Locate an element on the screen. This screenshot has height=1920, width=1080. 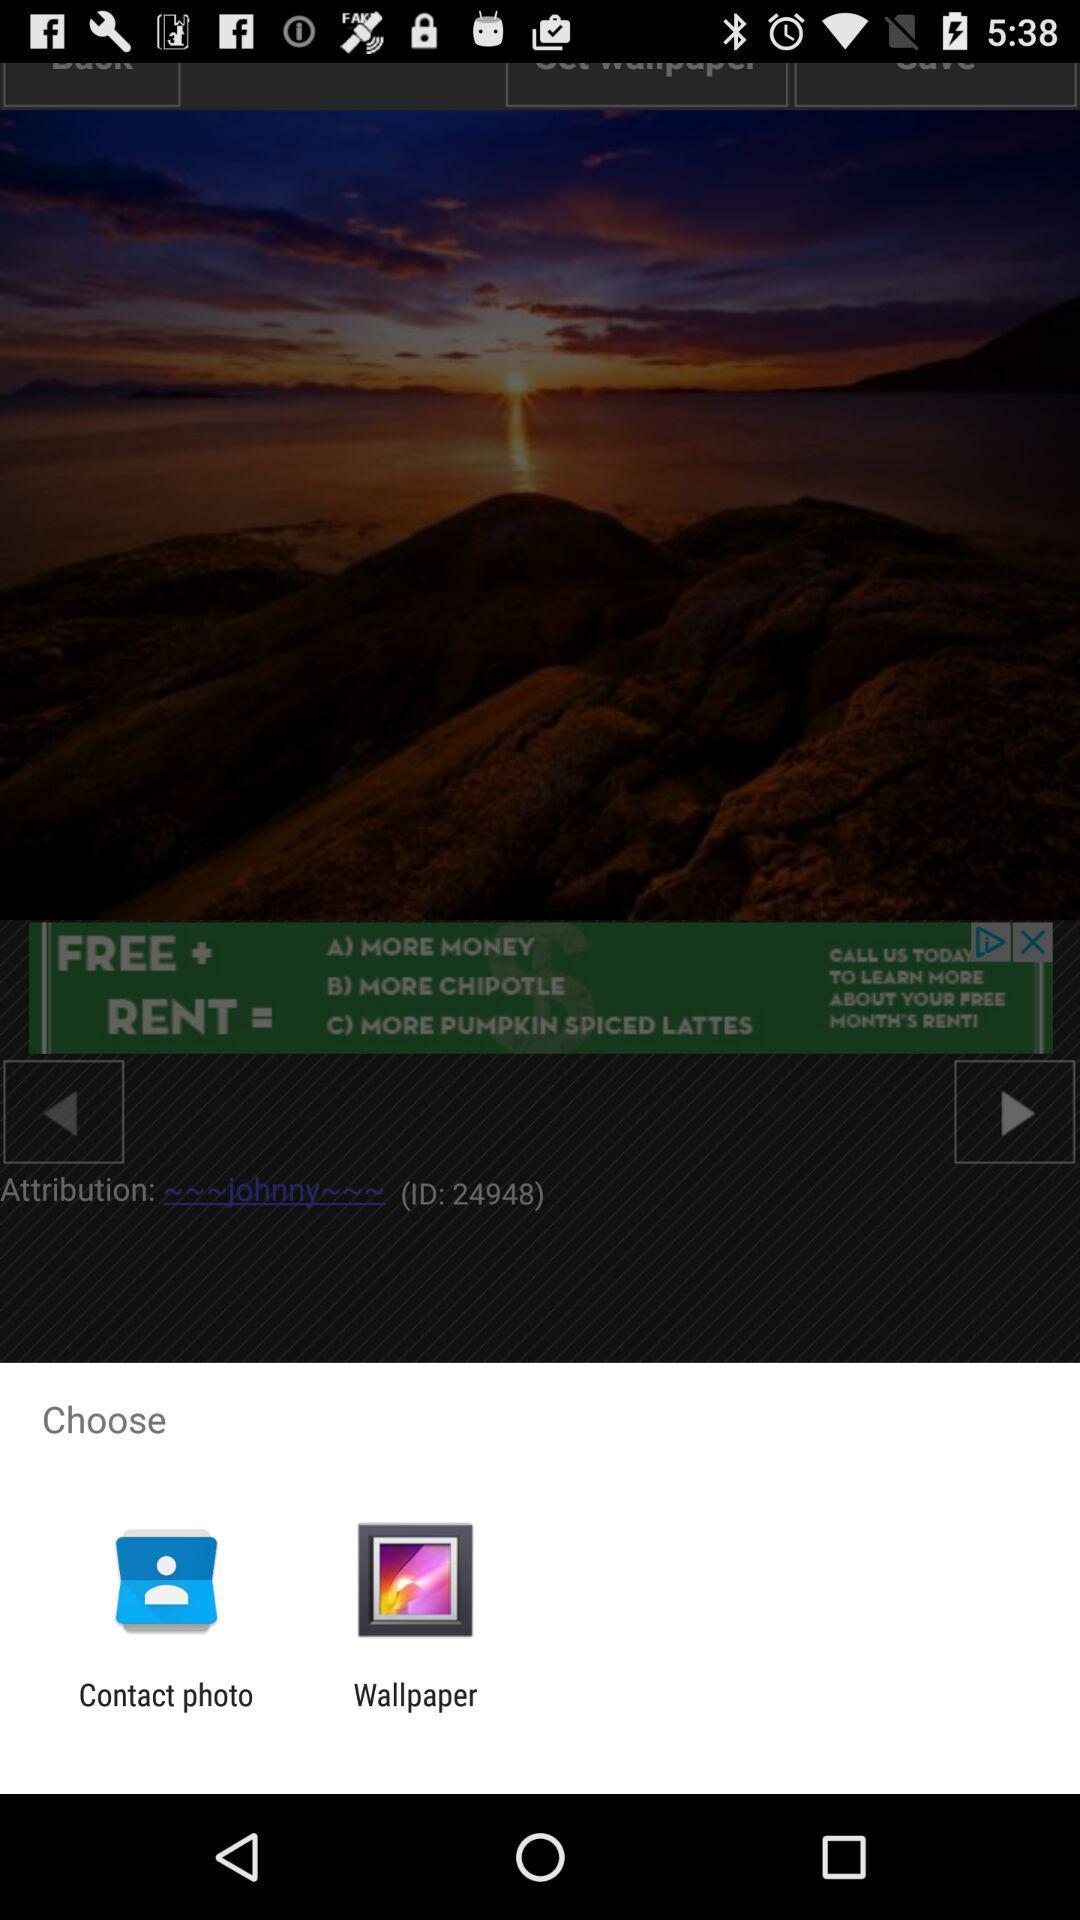
the wallpaper app is located at coordinates (414, 1711).